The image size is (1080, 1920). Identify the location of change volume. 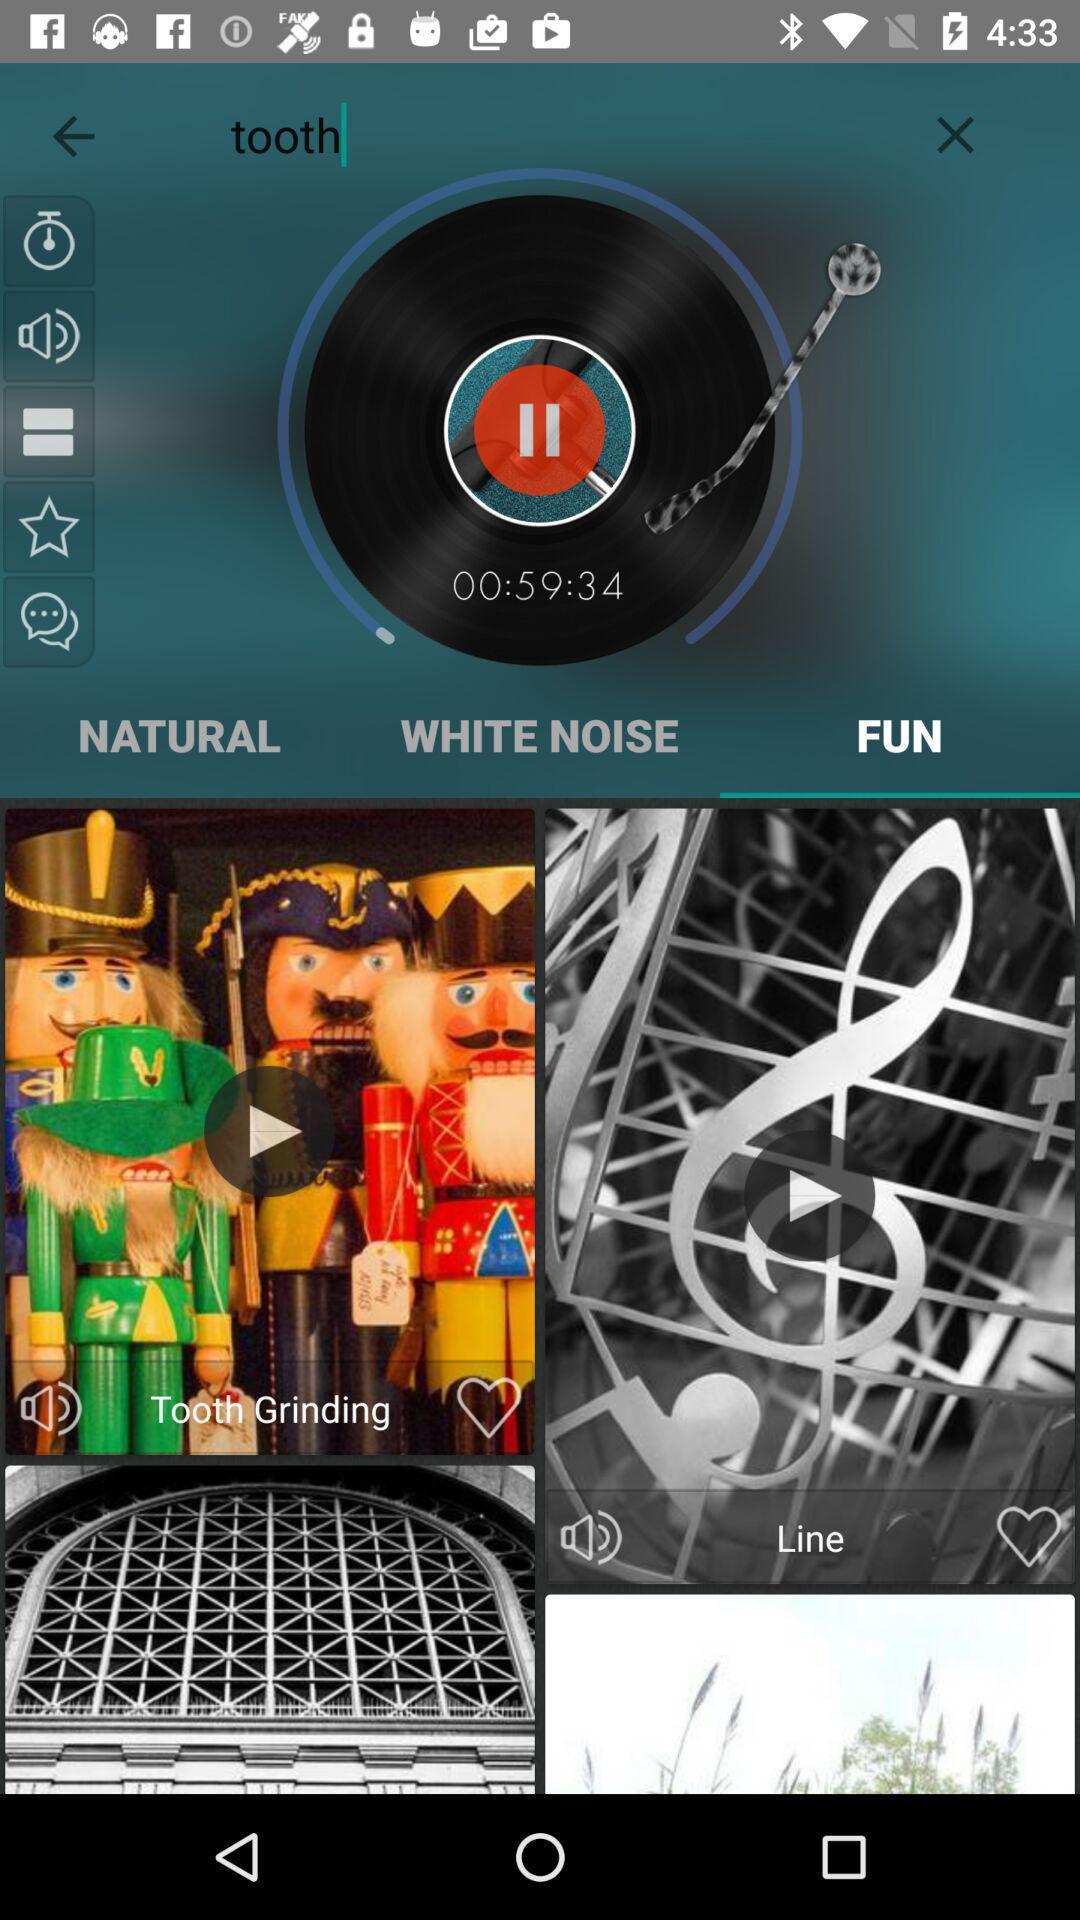
(50, 1407).